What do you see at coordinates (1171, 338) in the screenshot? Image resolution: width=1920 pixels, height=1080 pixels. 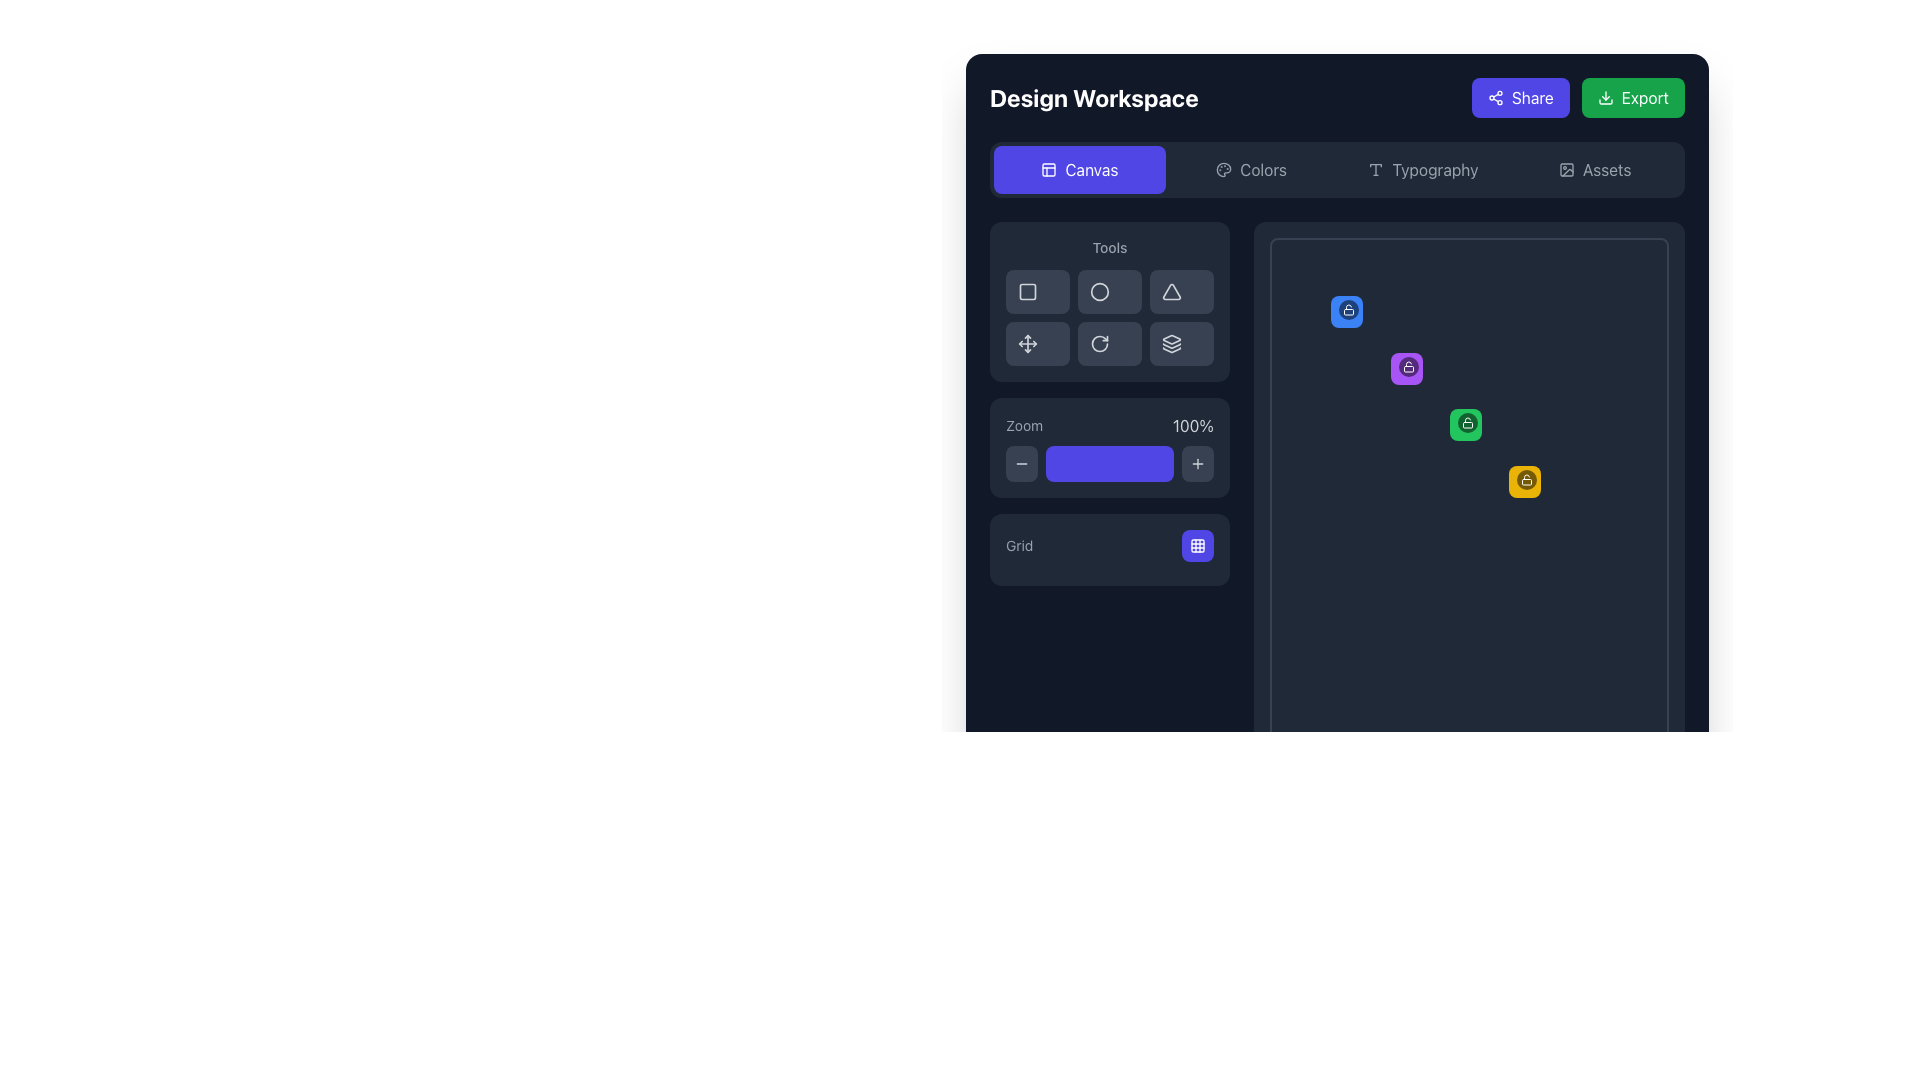 I see `the topmost icon resembling a stack within the tools section of the left panel, which features a trapezoidal design and aligns with other geometric icons` at bounding box center [1171, 338].